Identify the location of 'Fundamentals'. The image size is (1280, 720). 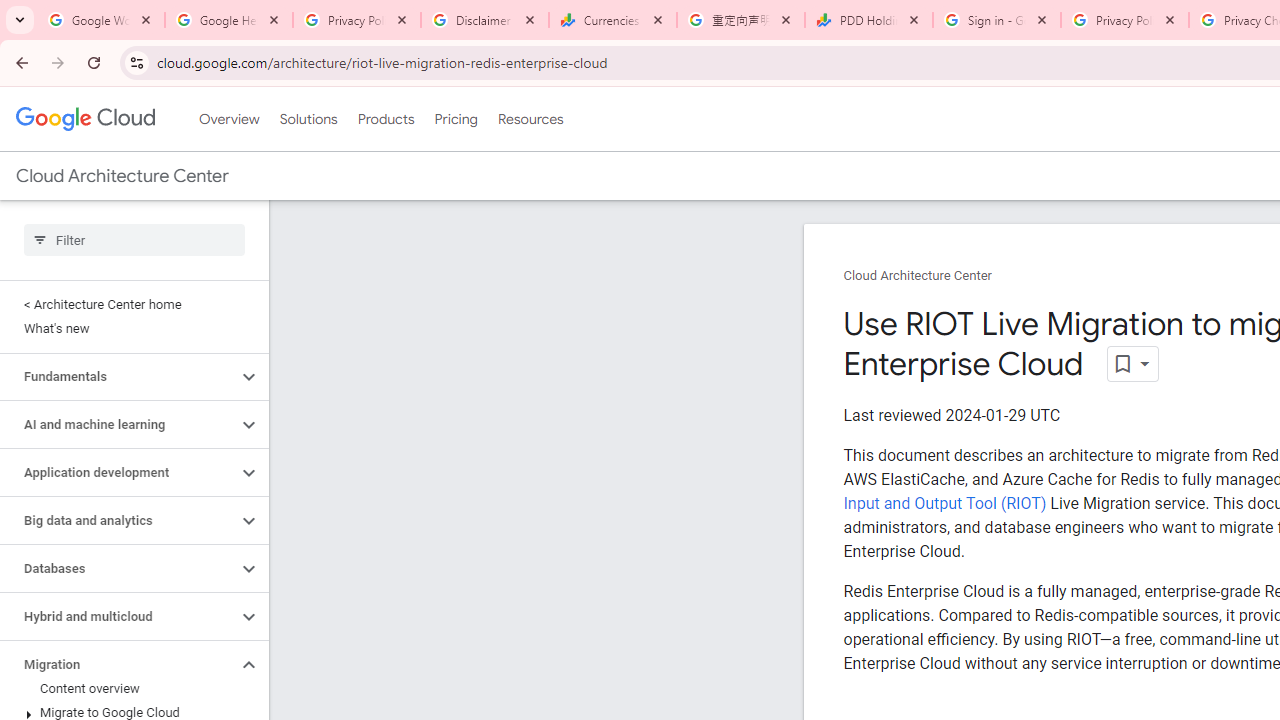
(117, 376).